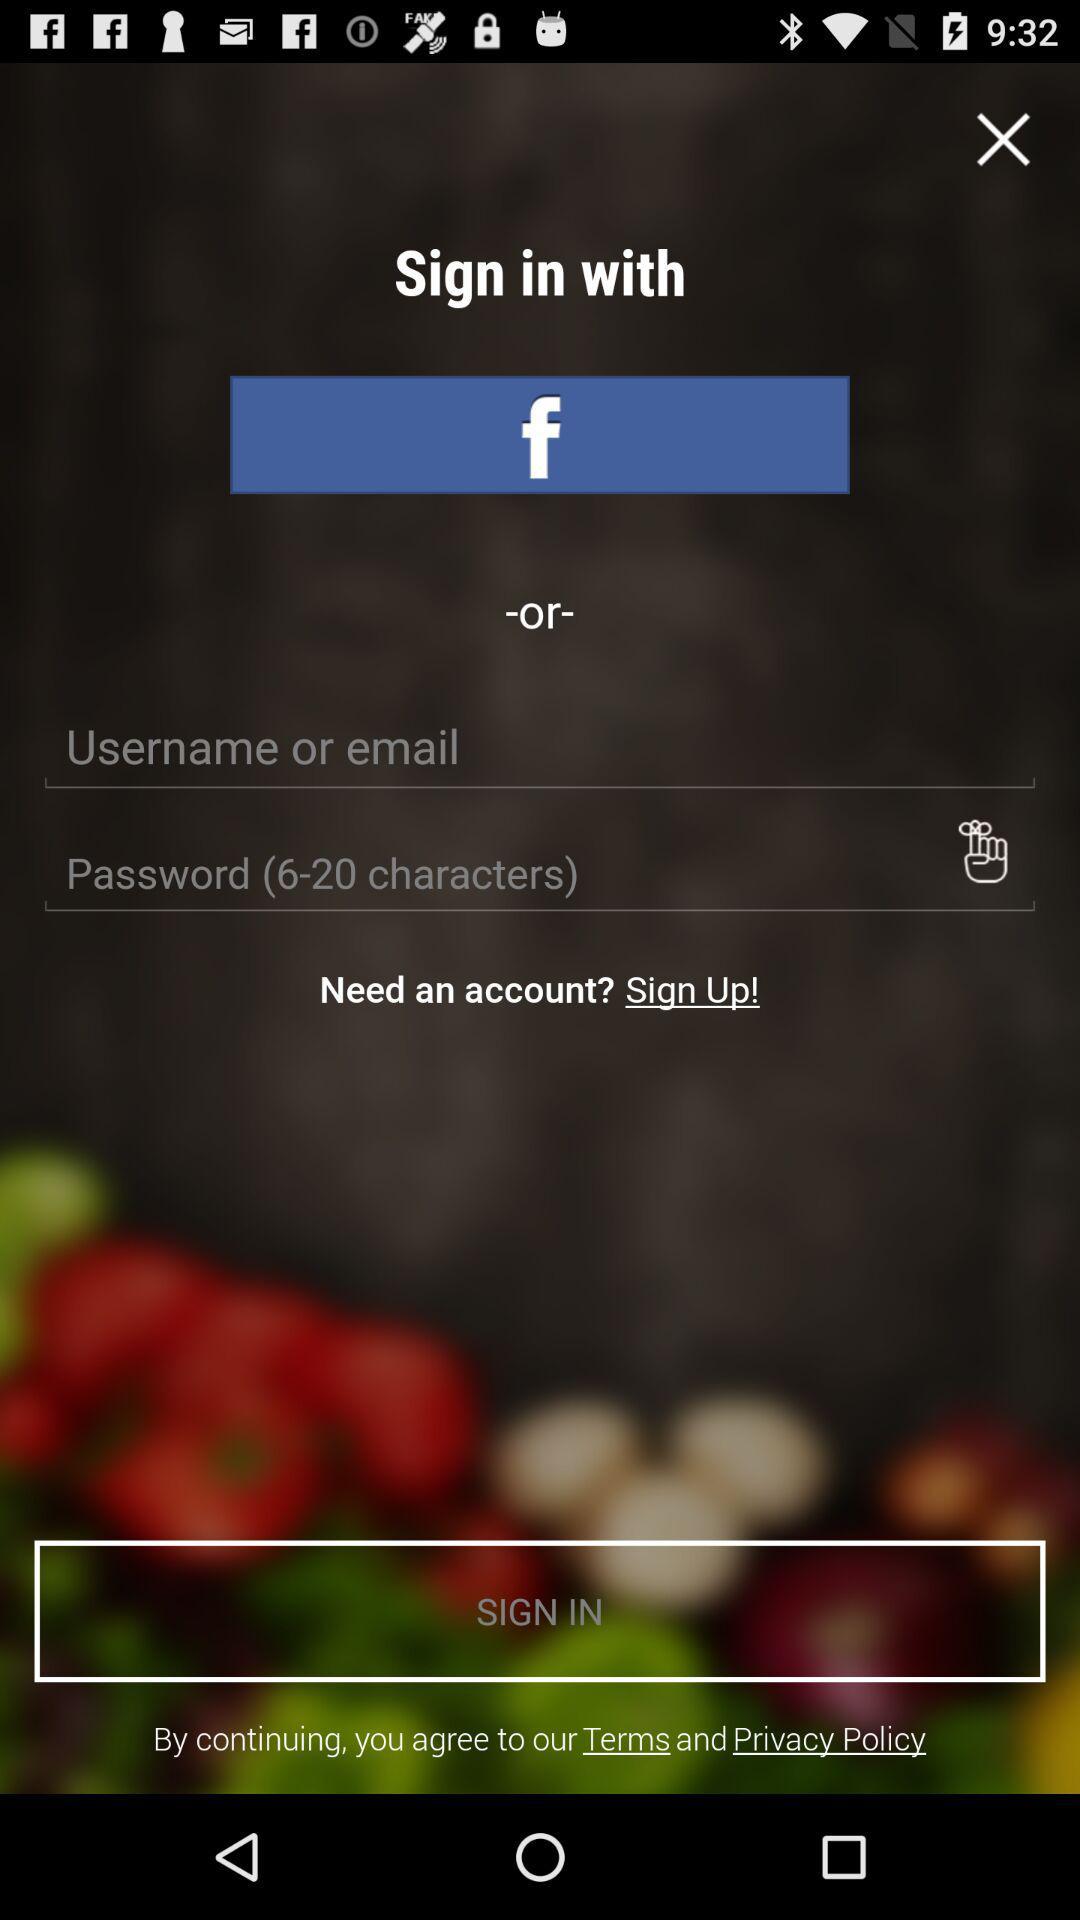  Describe the element at coordinates (829, 1737) in the screenshot. I see `the item next to and icon` at that location.